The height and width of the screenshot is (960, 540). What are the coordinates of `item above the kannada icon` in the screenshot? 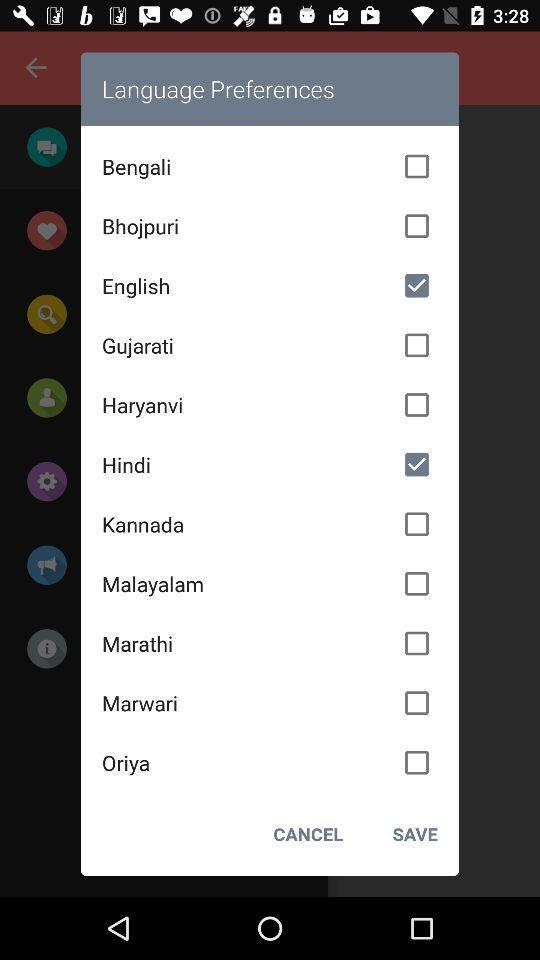 It's located at (270, 464).